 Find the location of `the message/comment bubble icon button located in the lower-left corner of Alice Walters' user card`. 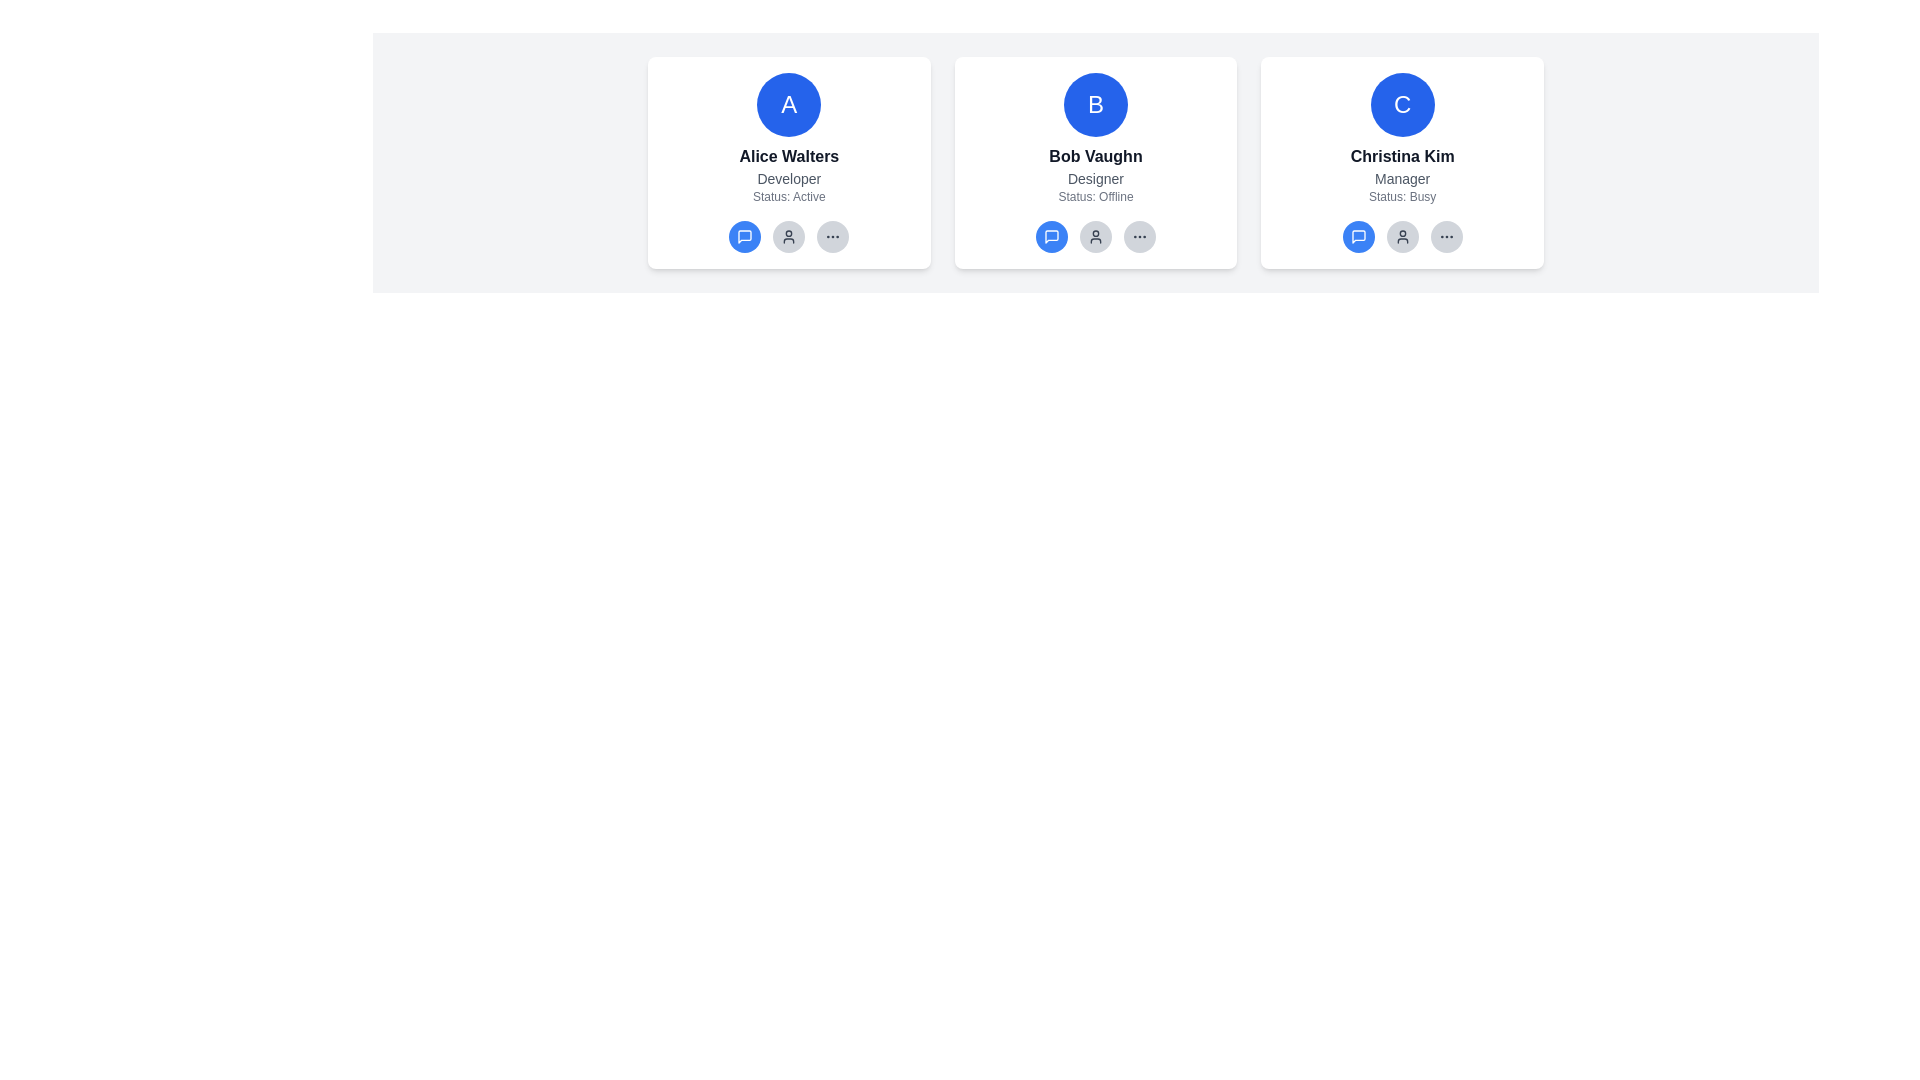

the message/comment bubble icon button located in the lower-left corner of Alice Walters' user card is located at coordinates (744, 235).